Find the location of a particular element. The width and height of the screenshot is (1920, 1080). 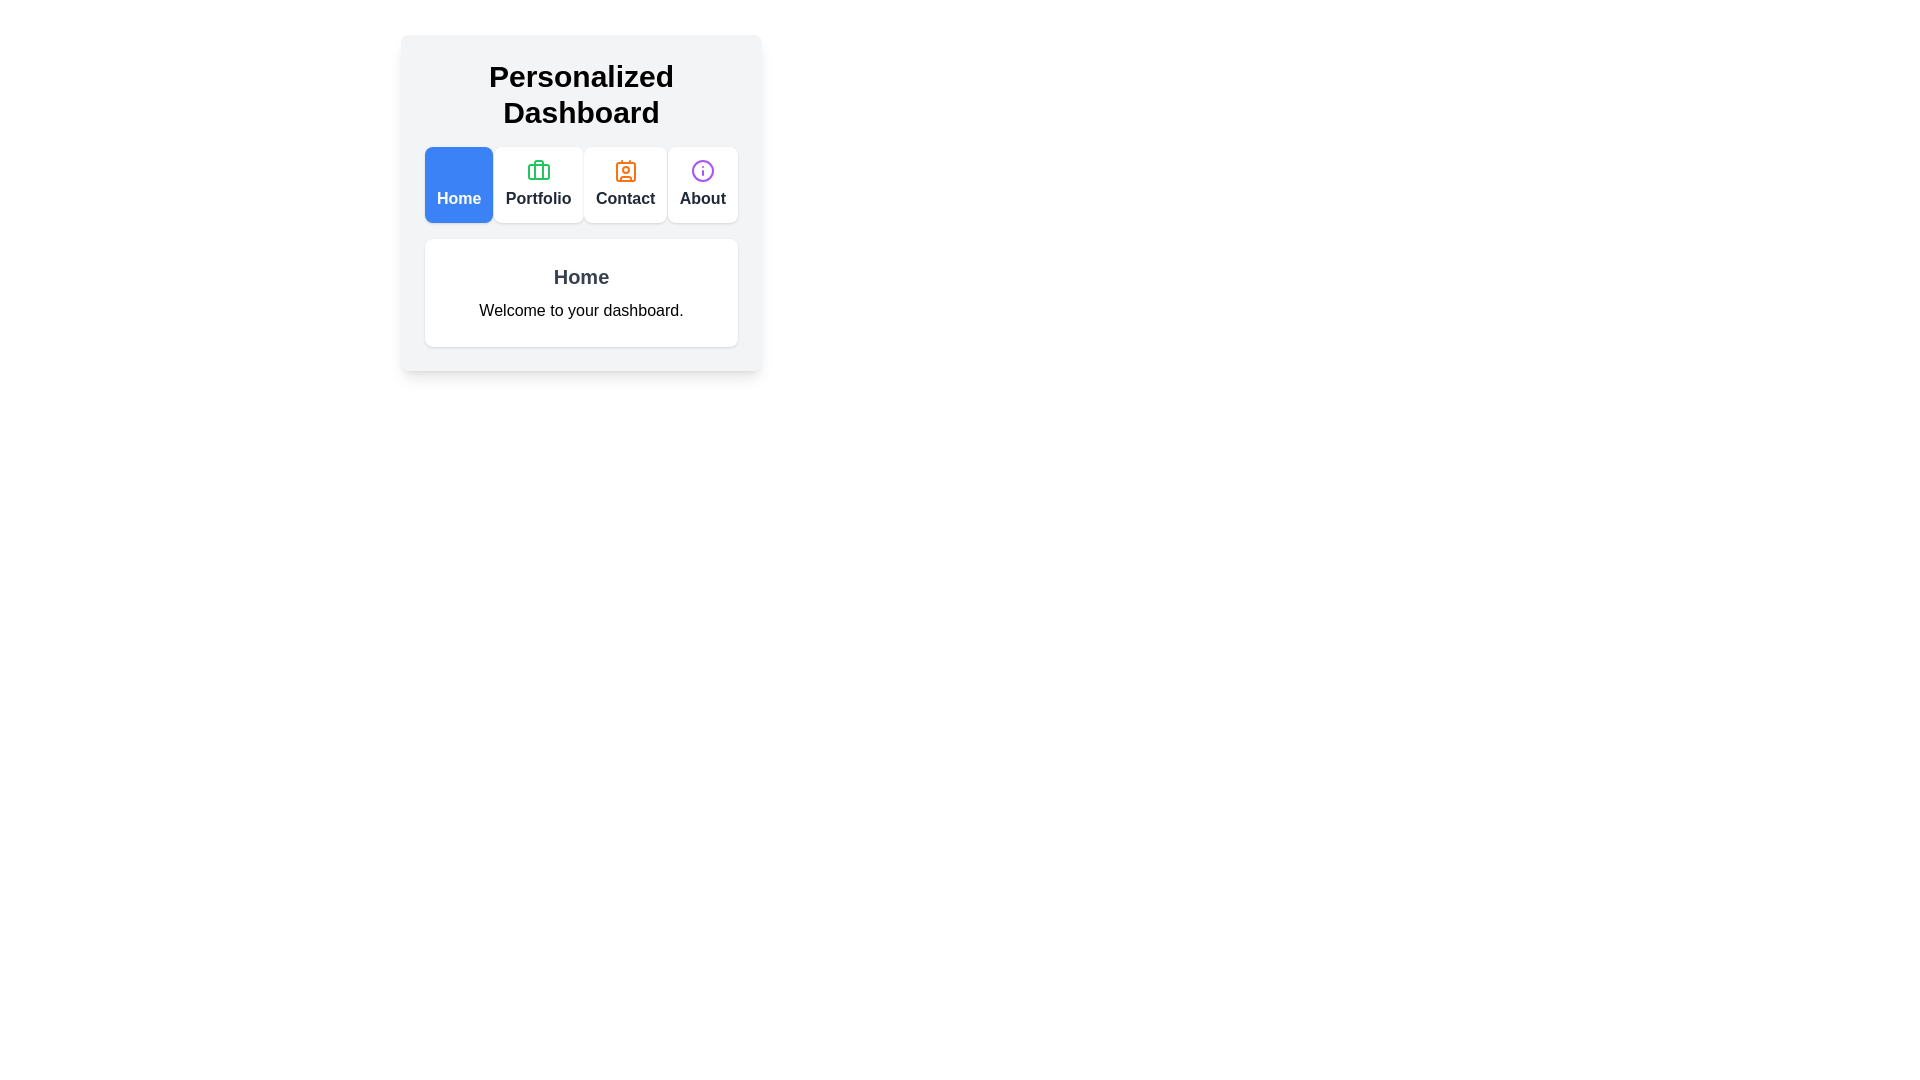

the tab labeled Portfolio is located at coordinates (538, 185).